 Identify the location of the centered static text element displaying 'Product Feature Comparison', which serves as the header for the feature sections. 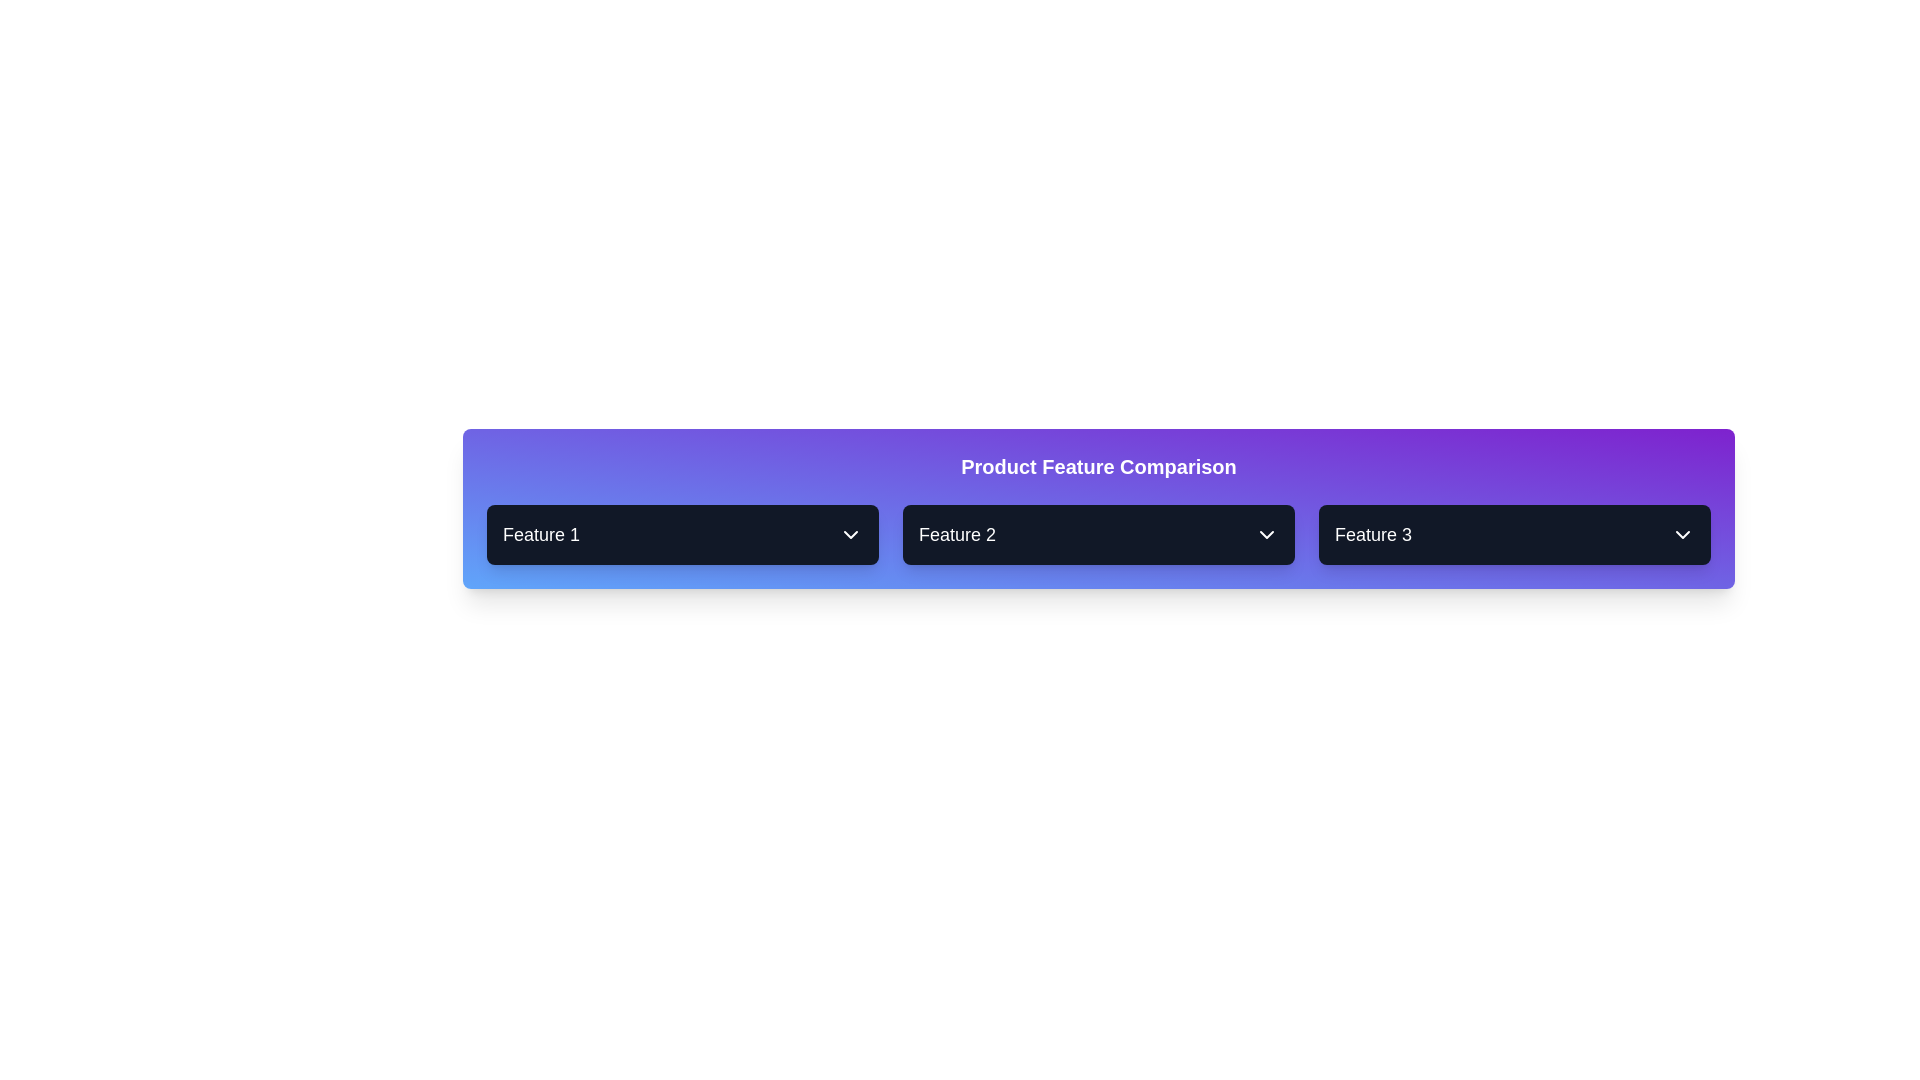
(1098, 466).